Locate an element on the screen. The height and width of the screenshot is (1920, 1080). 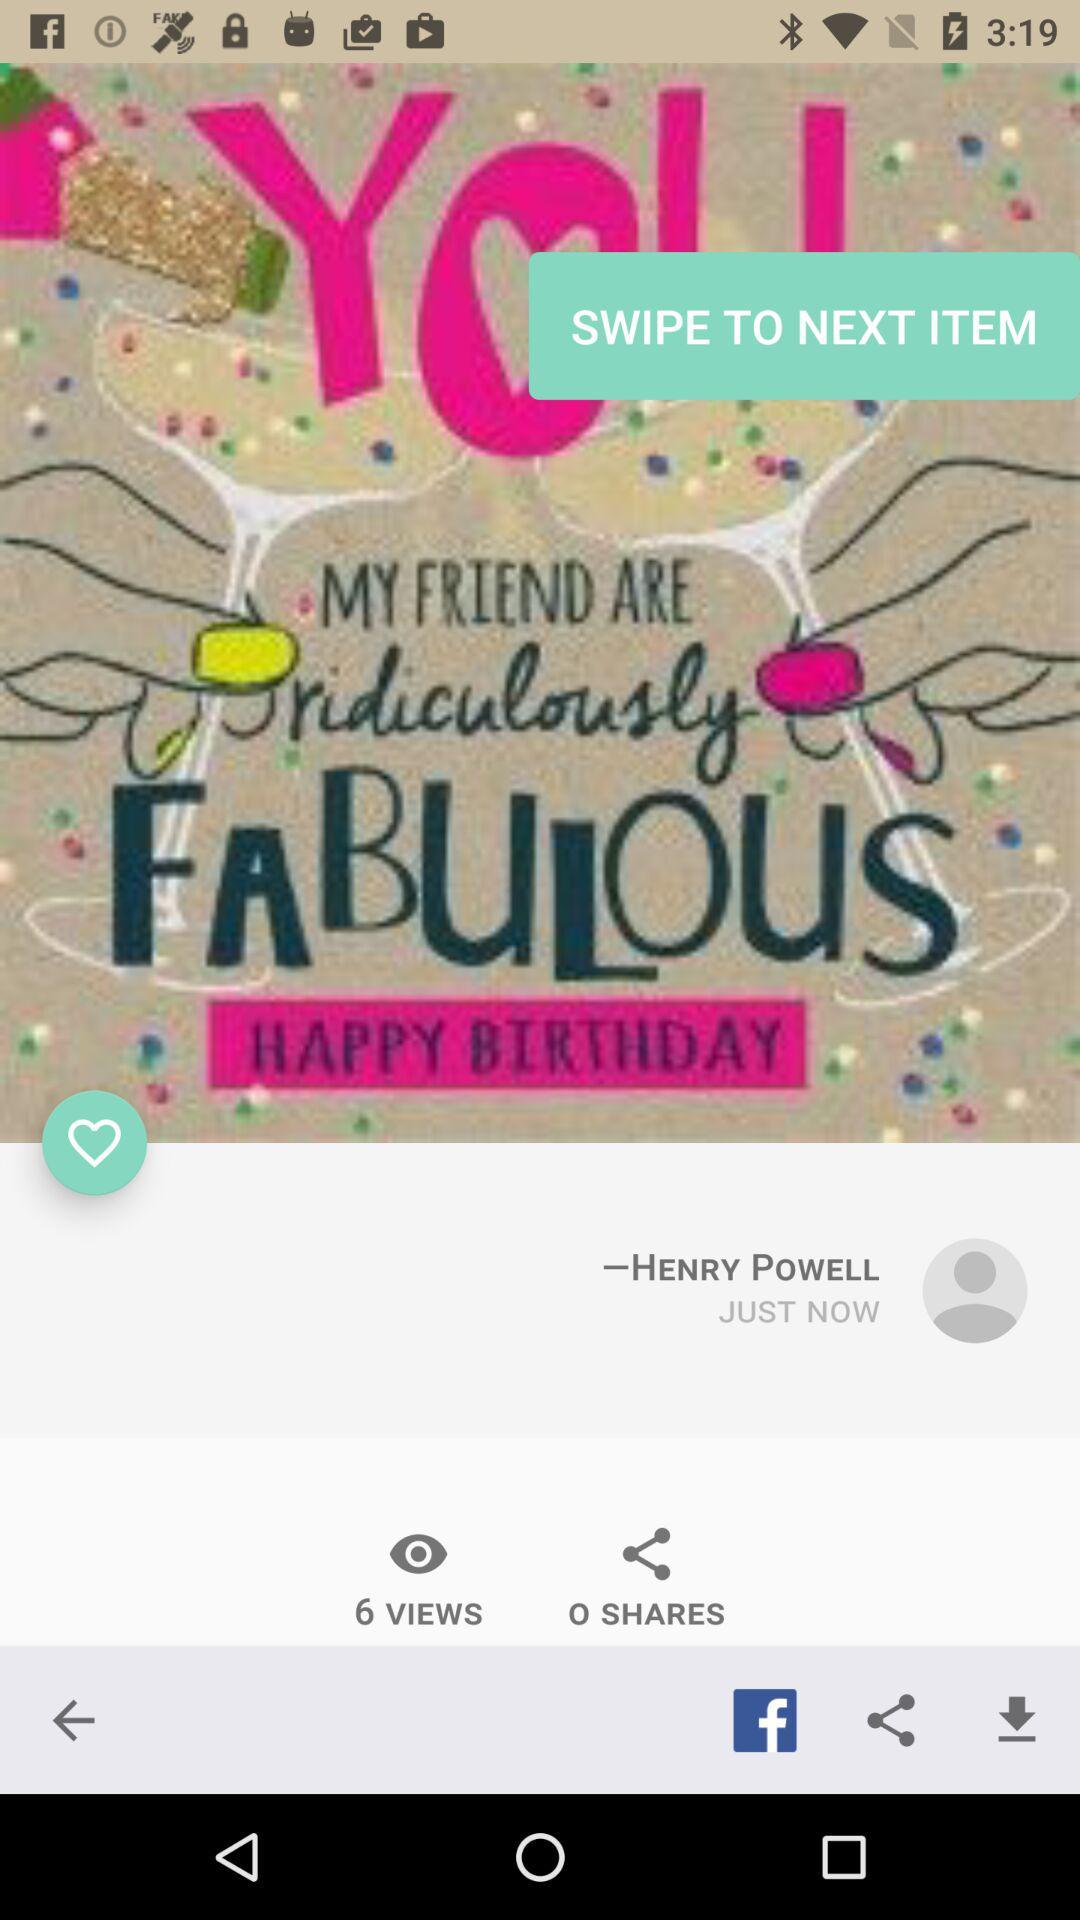
favorites icon is located at coordinates (94, 1143).